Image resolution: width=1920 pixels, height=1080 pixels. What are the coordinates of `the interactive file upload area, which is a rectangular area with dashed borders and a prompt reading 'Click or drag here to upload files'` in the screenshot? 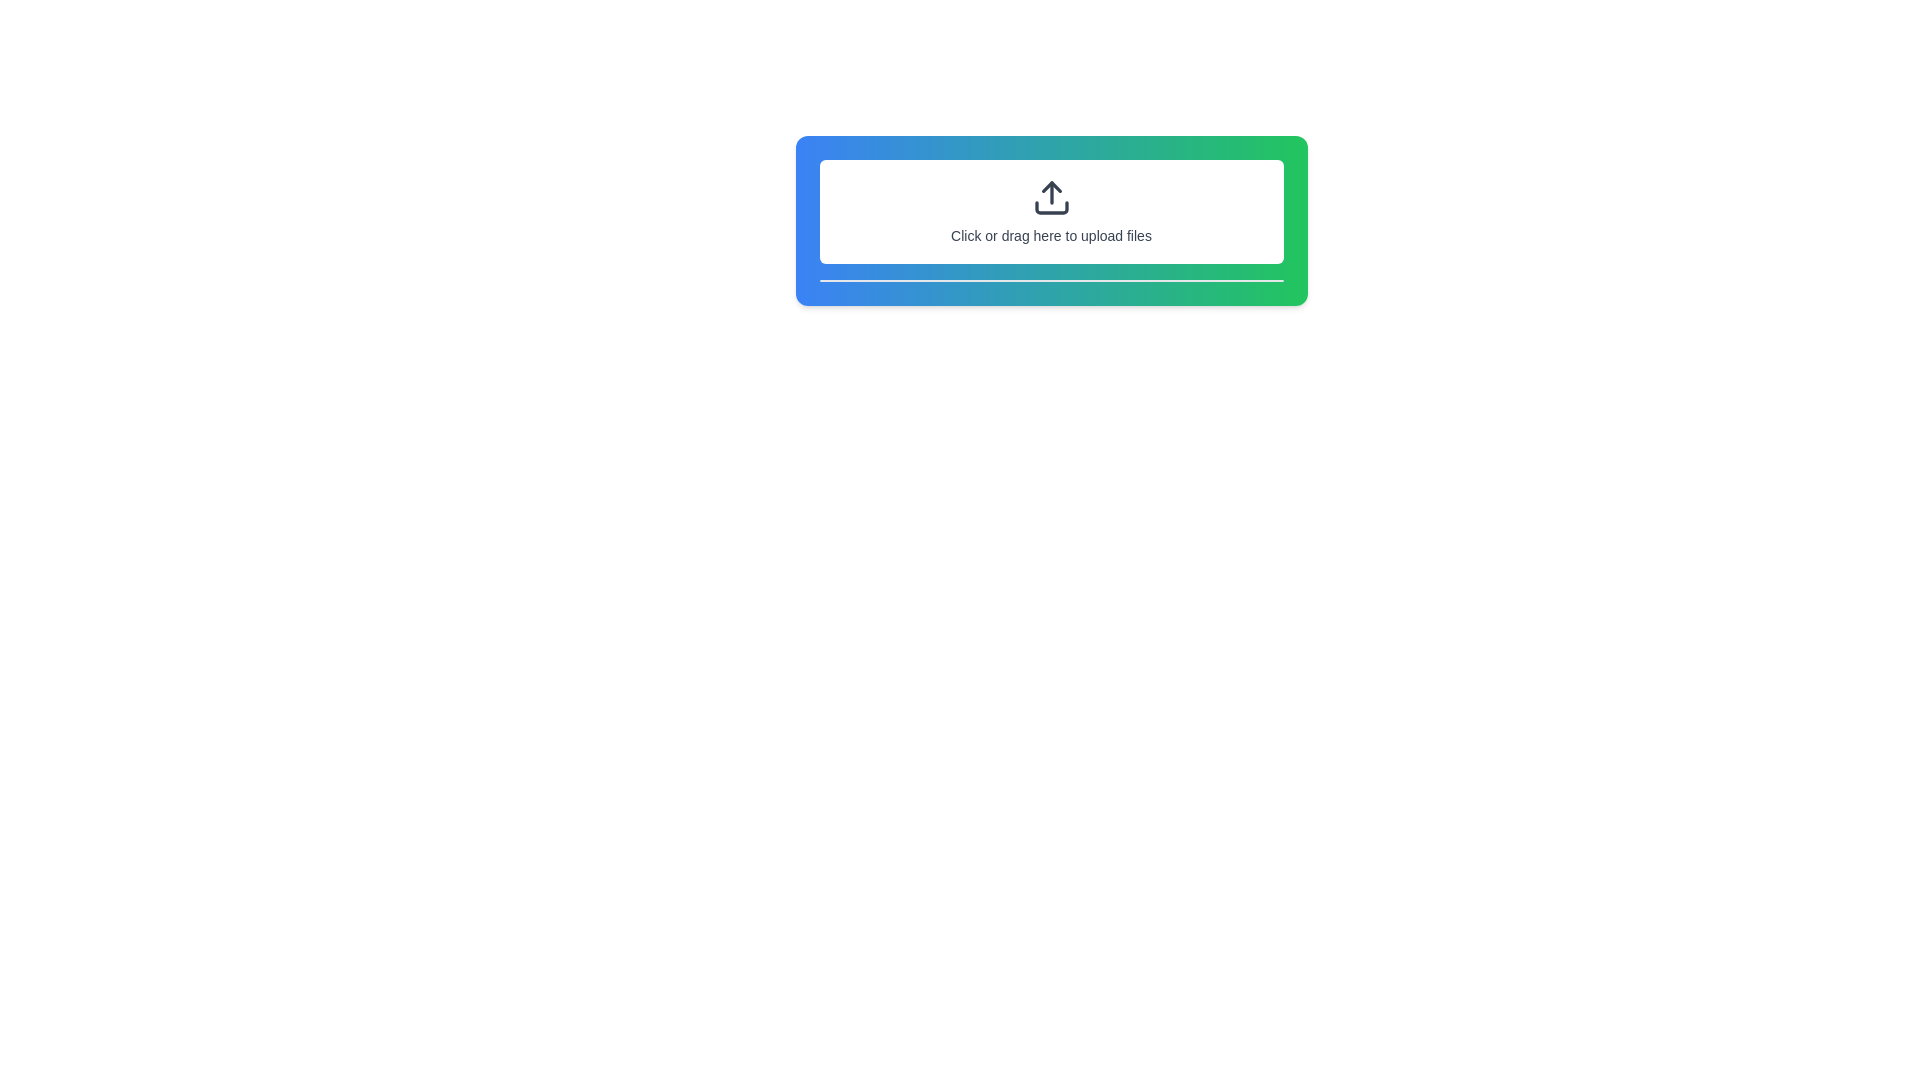 It's located at (1050, 212).